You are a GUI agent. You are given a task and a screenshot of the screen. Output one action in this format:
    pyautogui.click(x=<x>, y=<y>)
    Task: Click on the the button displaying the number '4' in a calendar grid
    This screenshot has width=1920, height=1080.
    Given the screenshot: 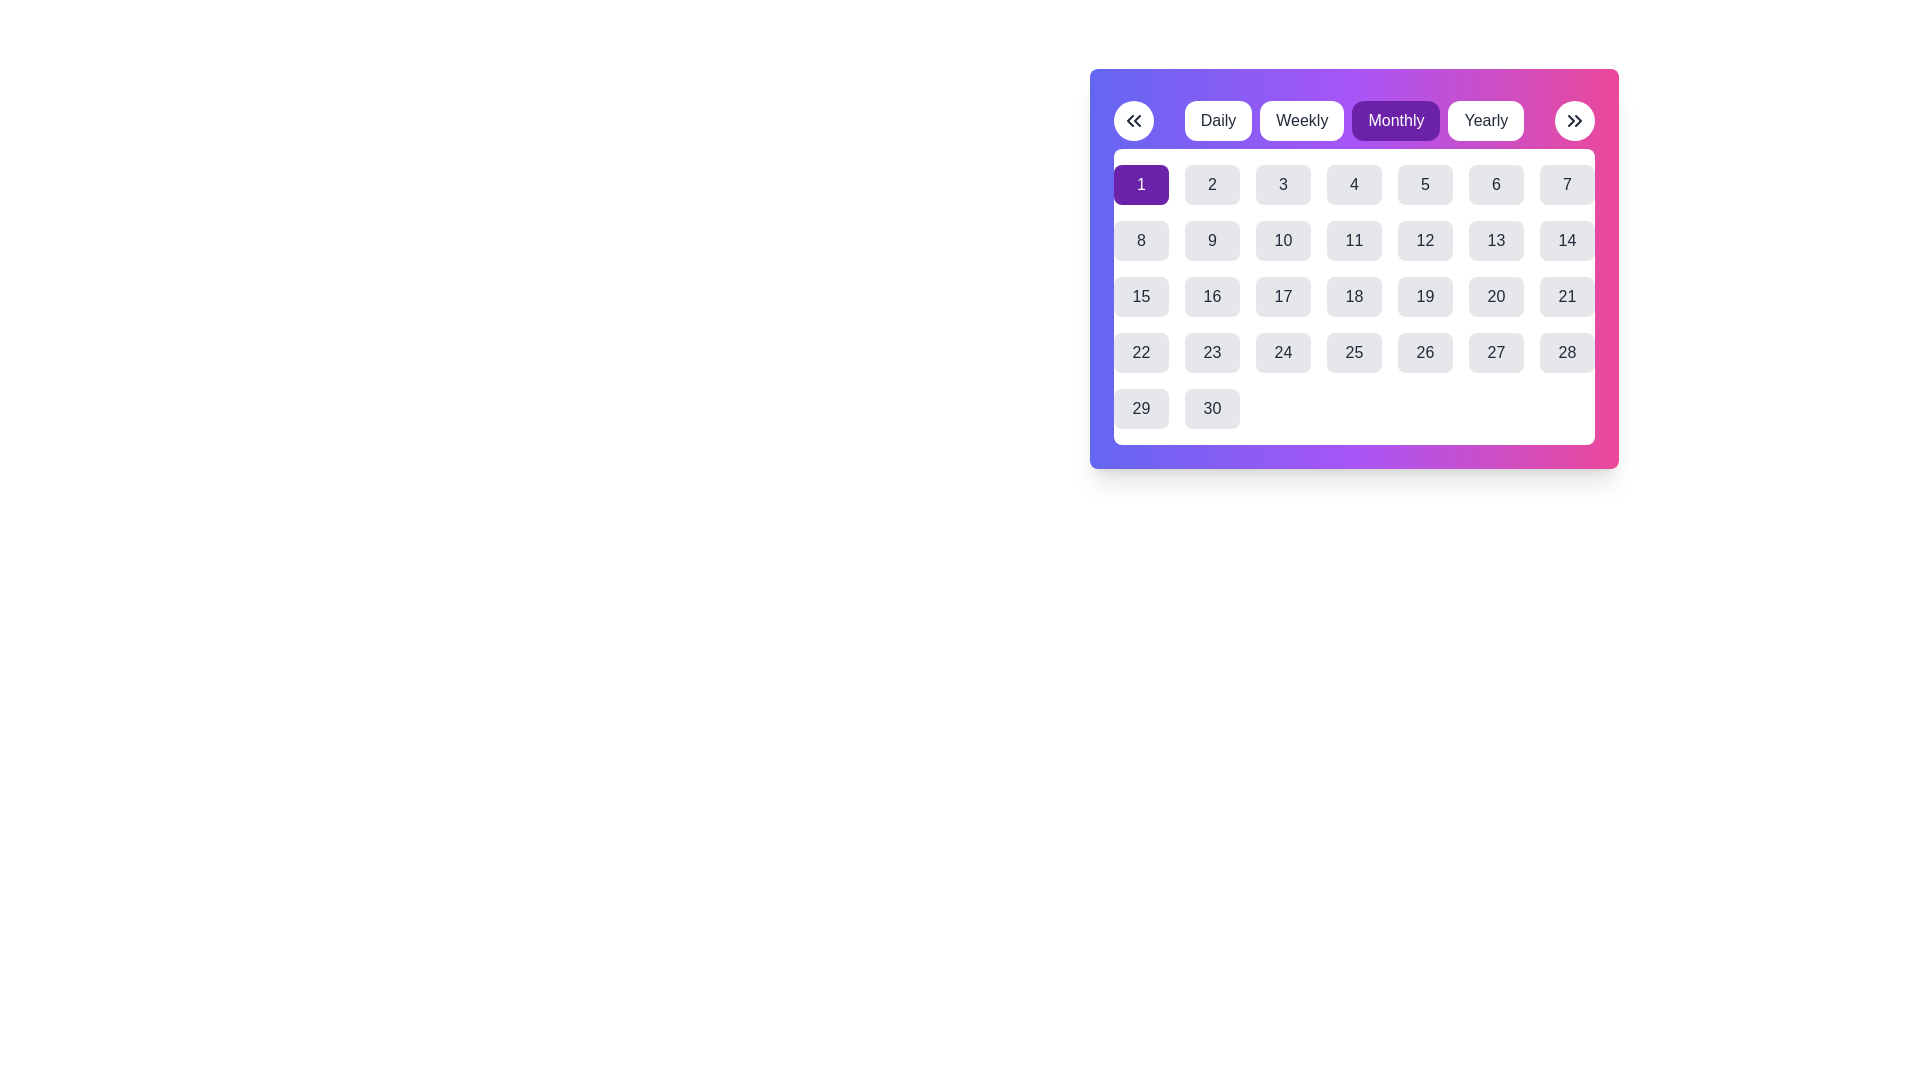 What is the action you would take?
    pyautogui.click(x=1354, y=185)
    